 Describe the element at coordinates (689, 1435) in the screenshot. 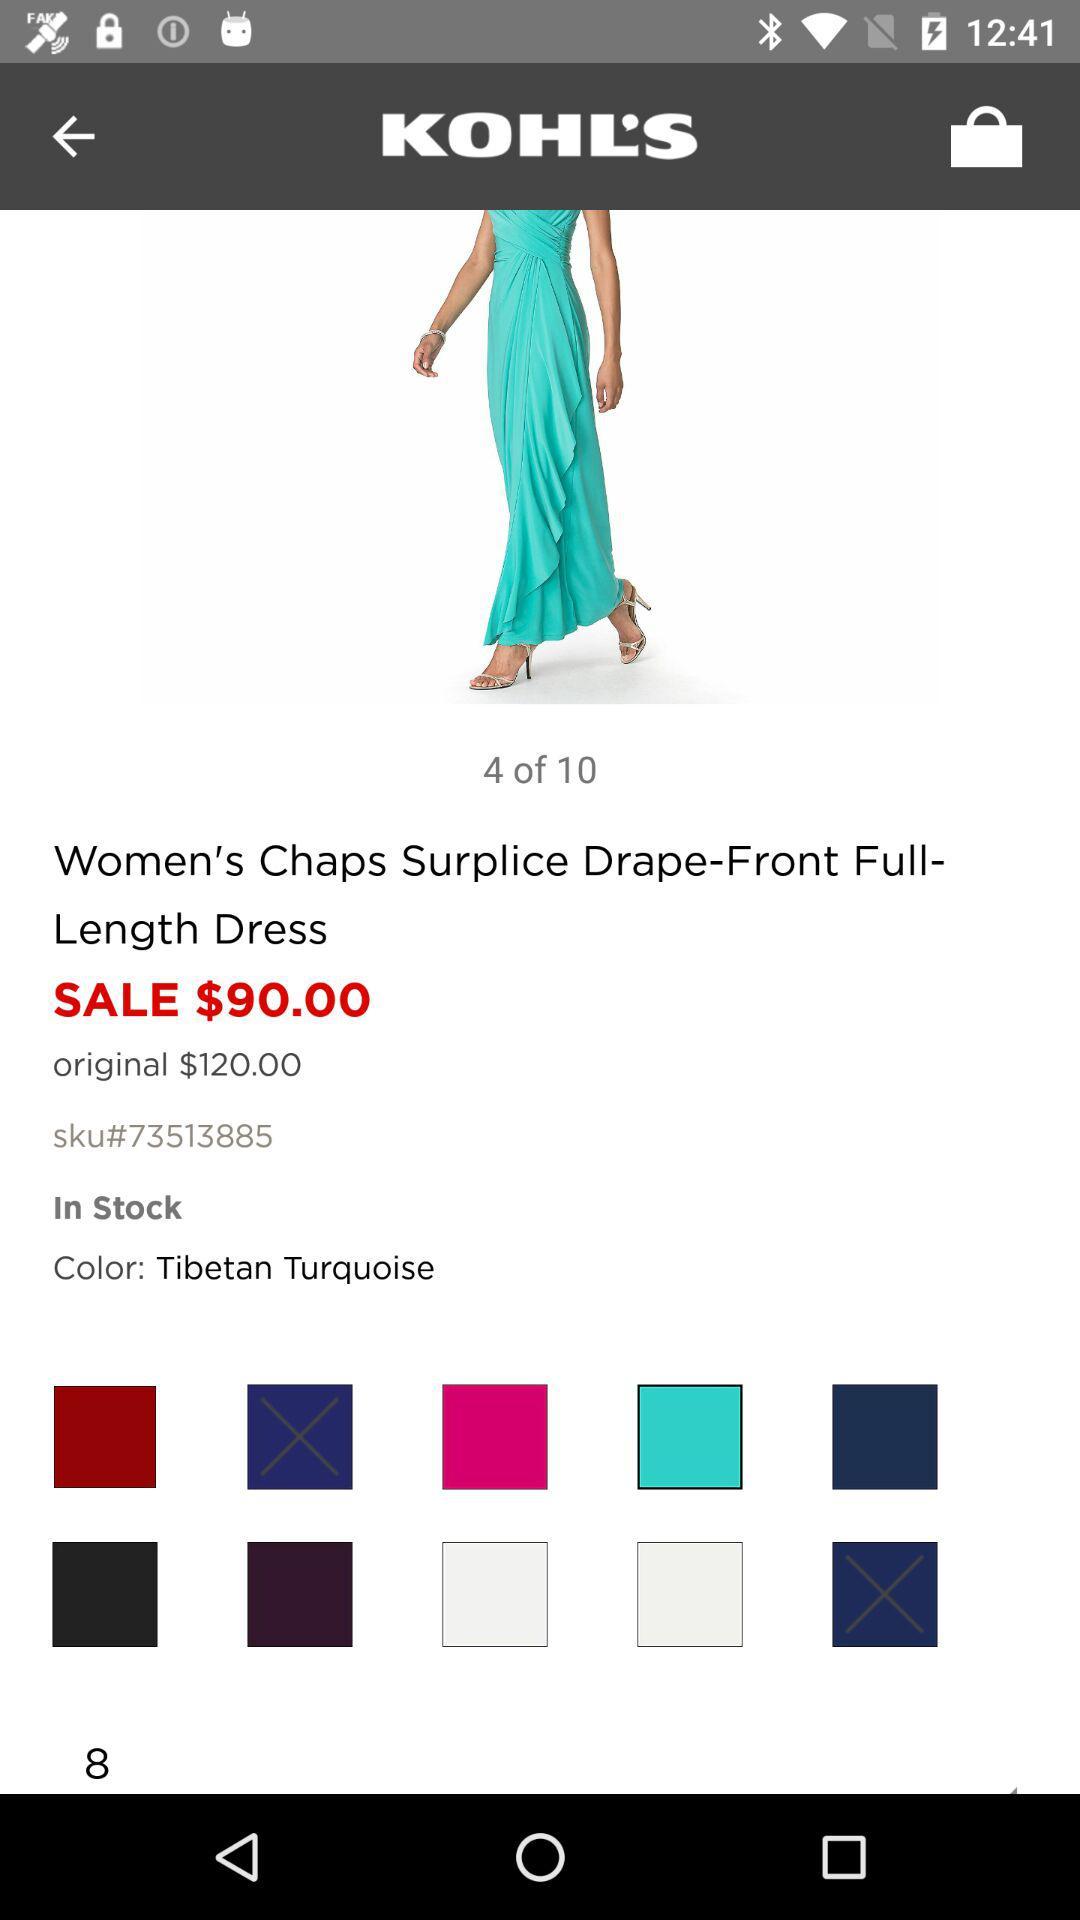

I see `sky-blue color` at that location.